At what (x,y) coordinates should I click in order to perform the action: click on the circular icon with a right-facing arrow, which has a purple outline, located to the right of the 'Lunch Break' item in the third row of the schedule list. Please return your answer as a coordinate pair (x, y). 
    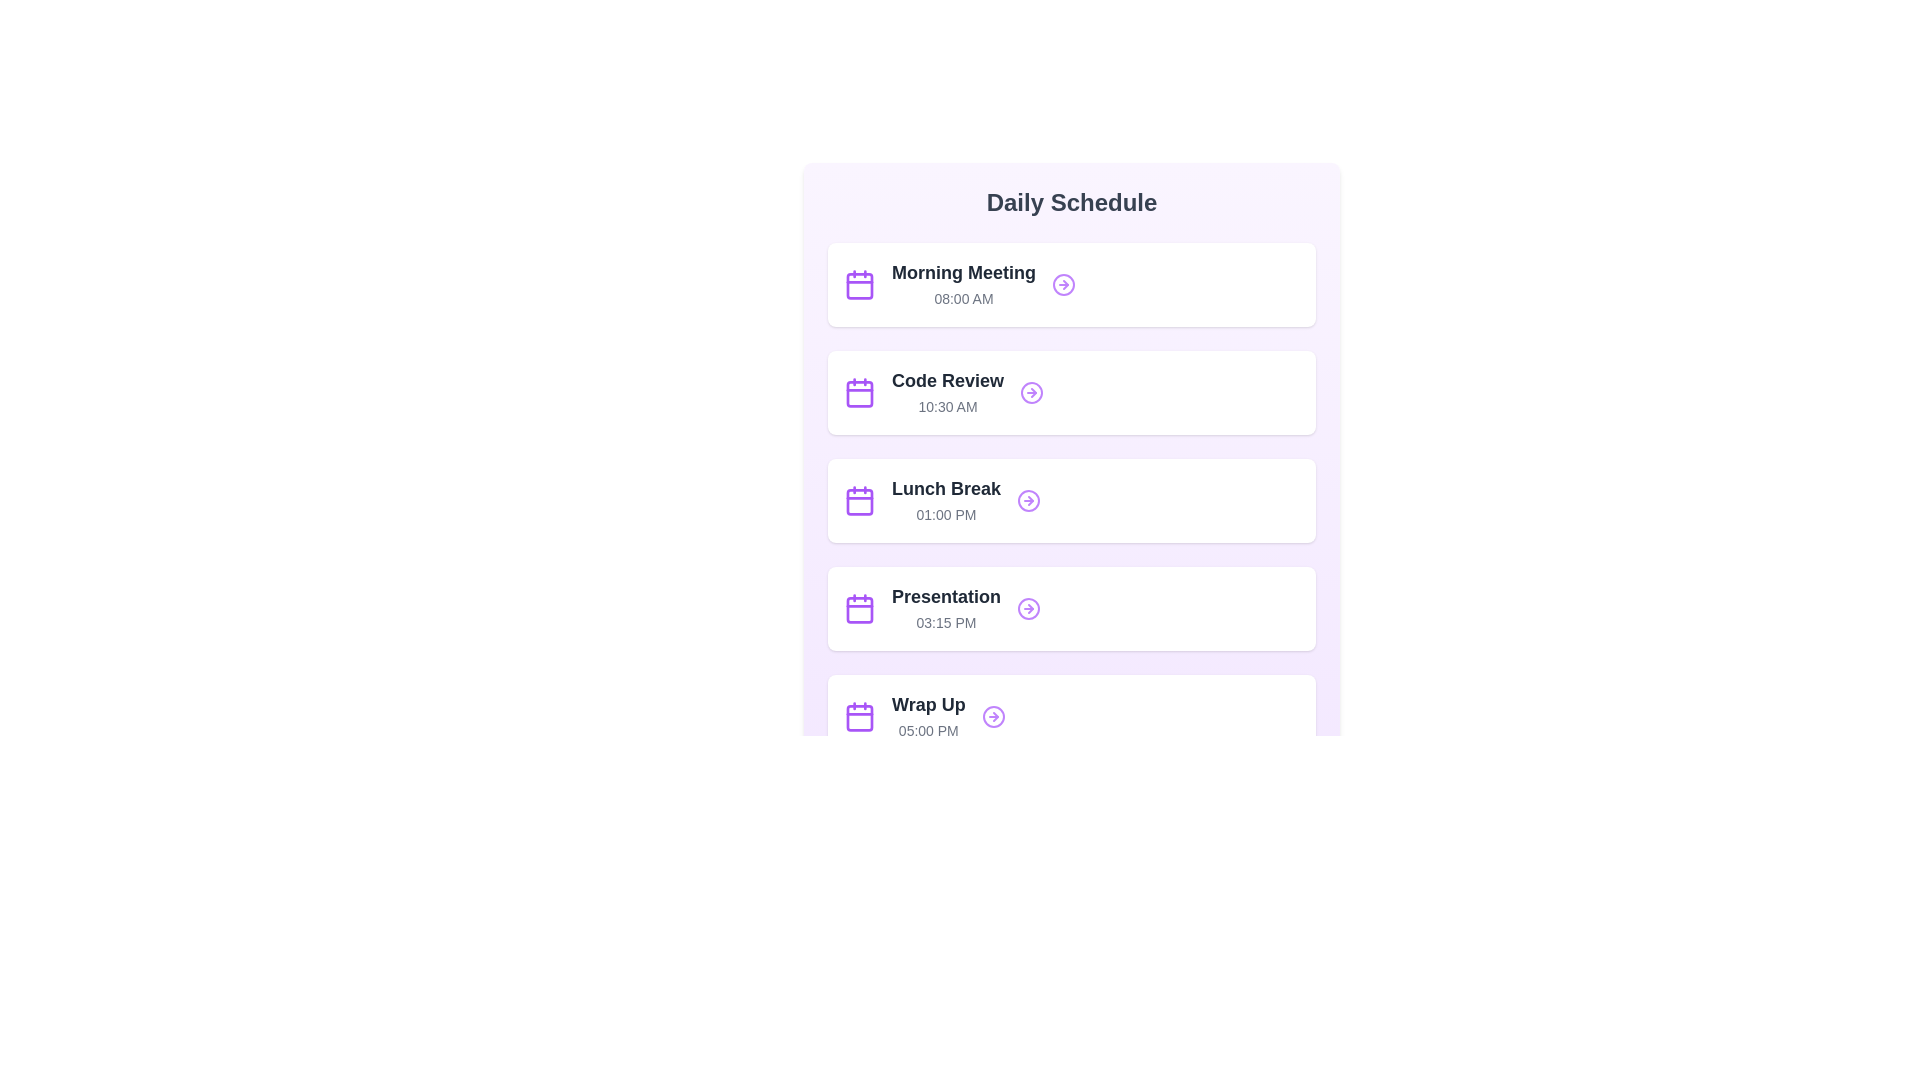
    Looking at the image, I should click on (1029, 500).